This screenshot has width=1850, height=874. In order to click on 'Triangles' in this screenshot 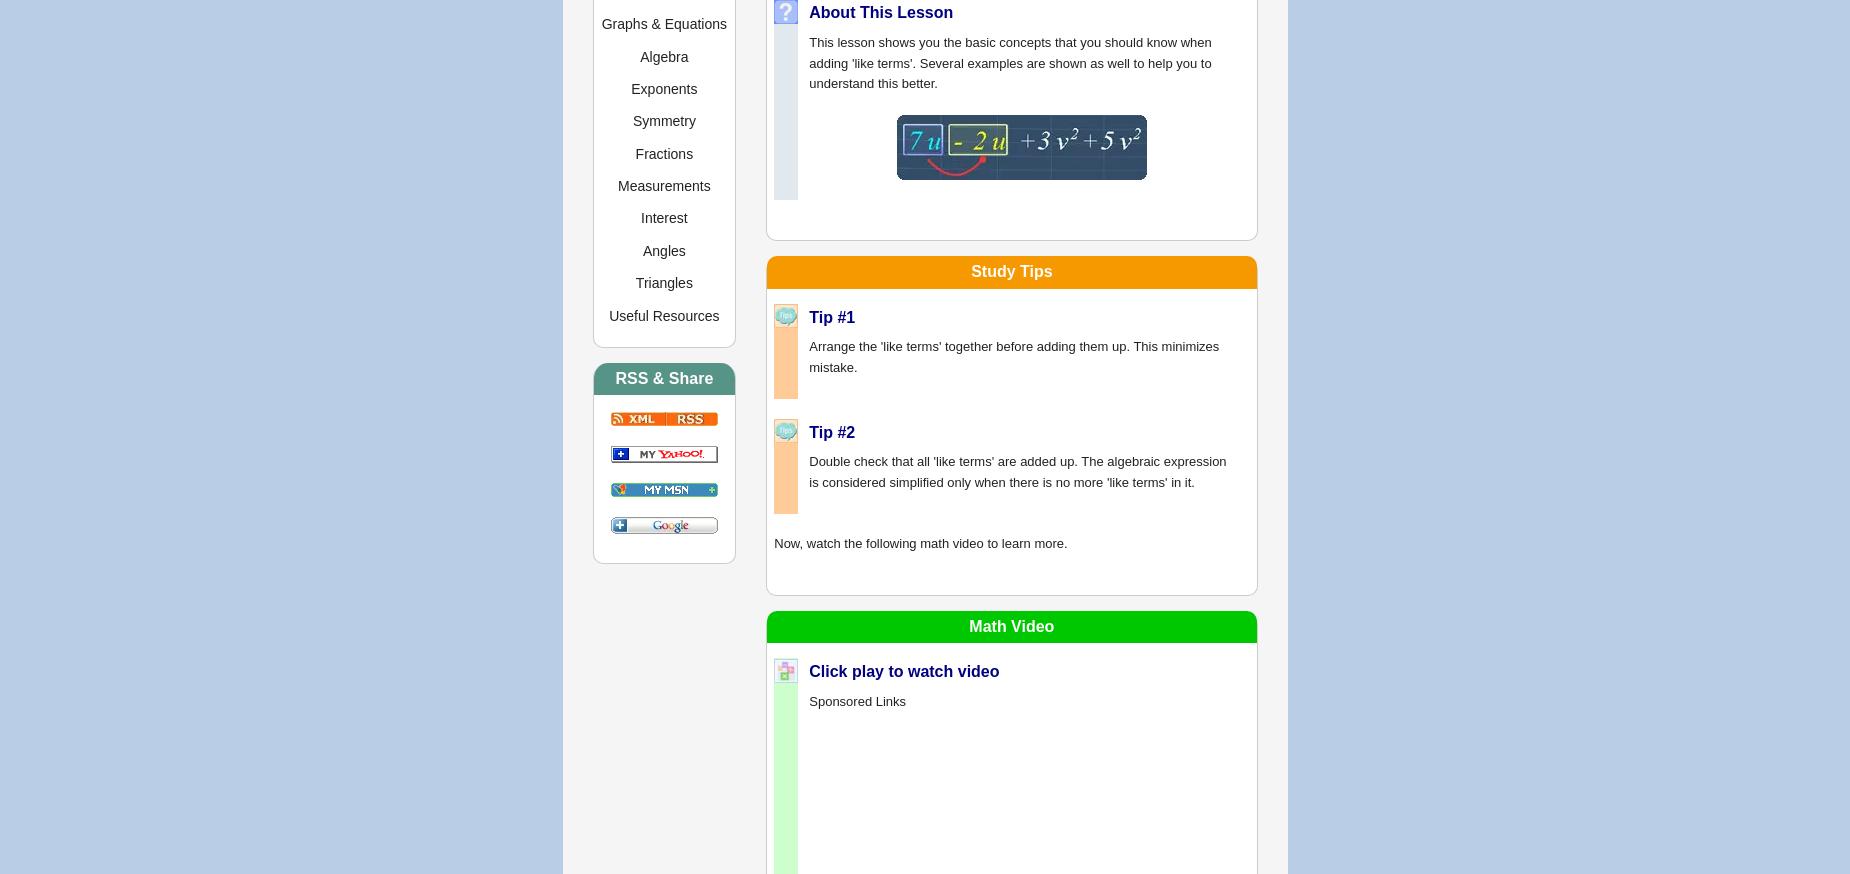, I will do `click(663, 283)`.